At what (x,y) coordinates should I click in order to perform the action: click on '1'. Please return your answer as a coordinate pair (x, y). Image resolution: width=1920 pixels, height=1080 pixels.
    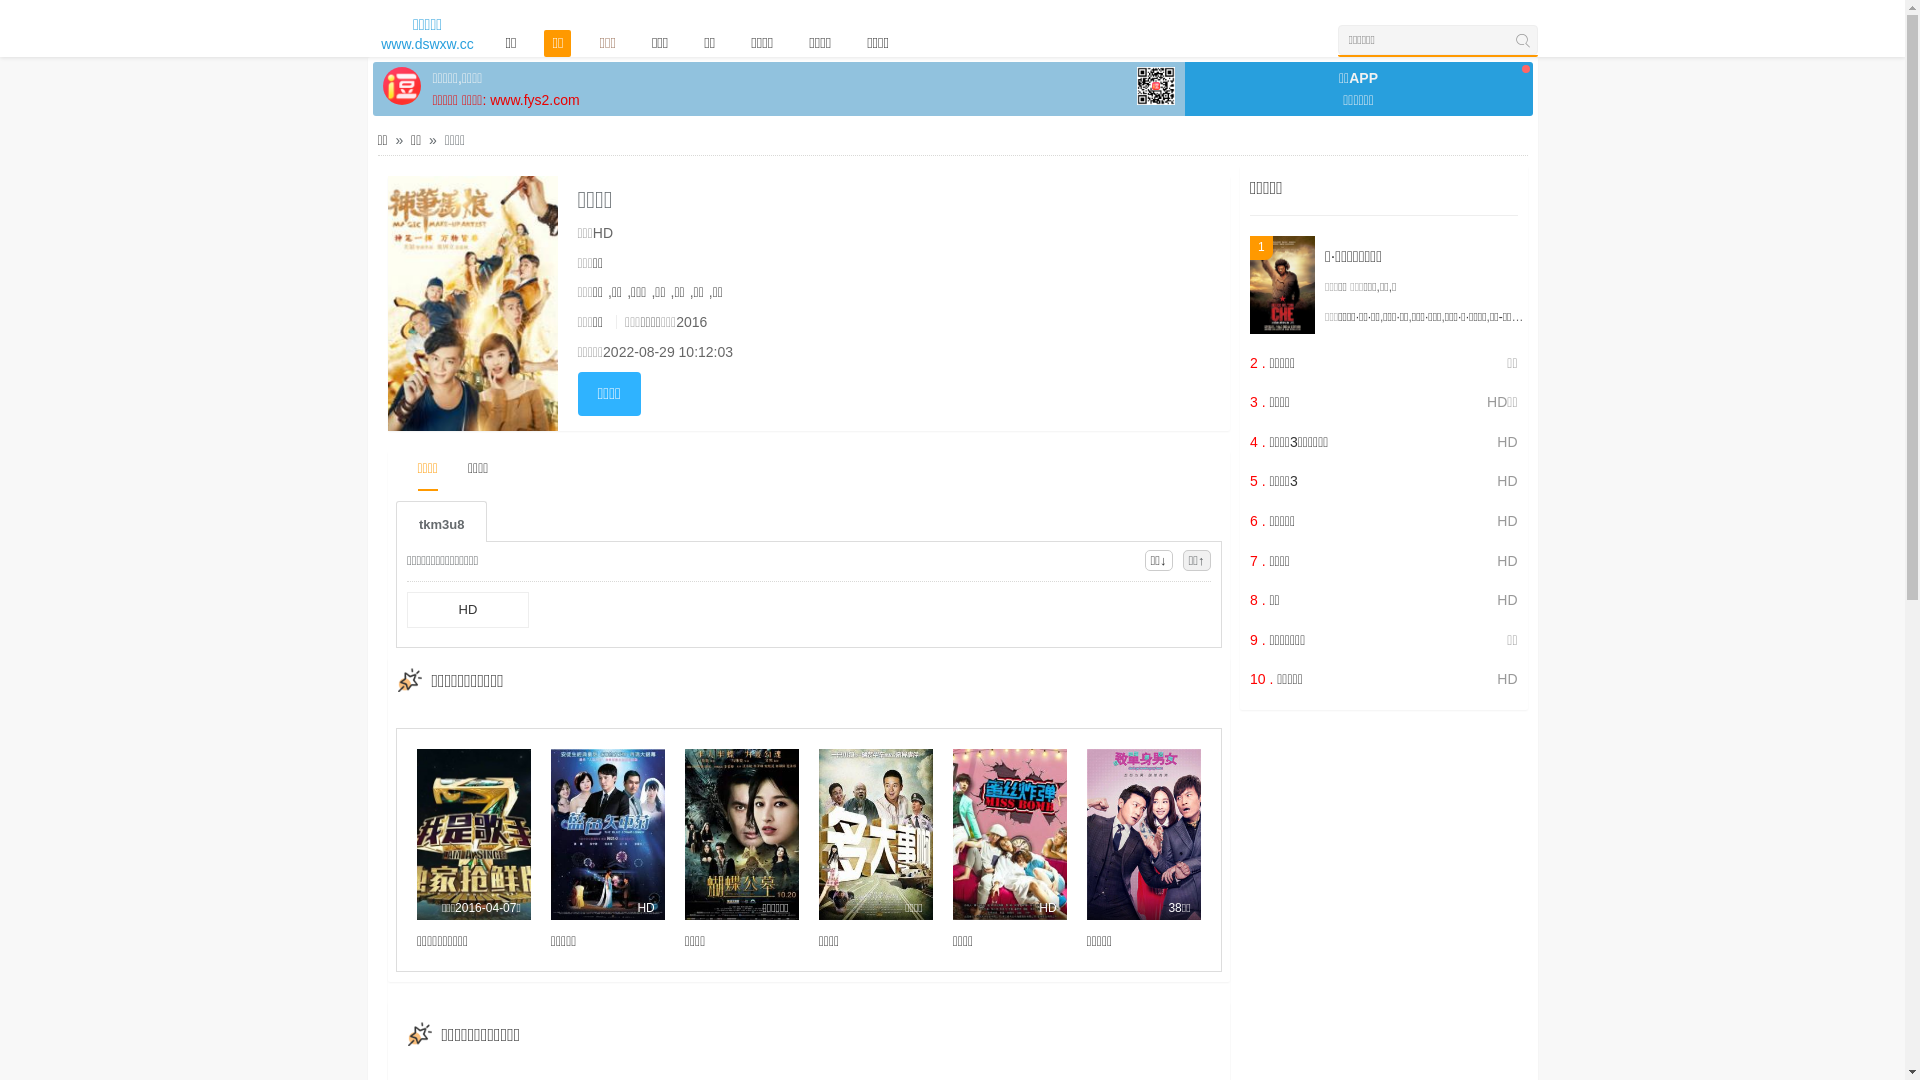
    Looking at the image, I should click on (1282, 285).